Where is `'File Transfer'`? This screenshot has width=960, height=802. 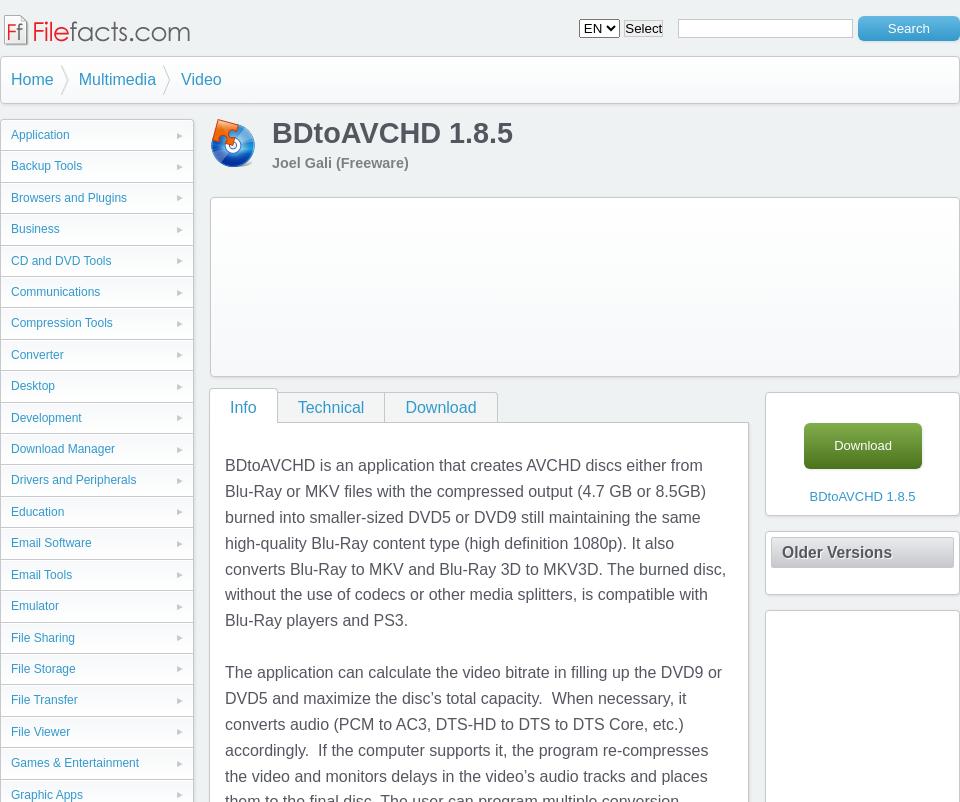
'File Transfer' is located at coordinates (42, 698).